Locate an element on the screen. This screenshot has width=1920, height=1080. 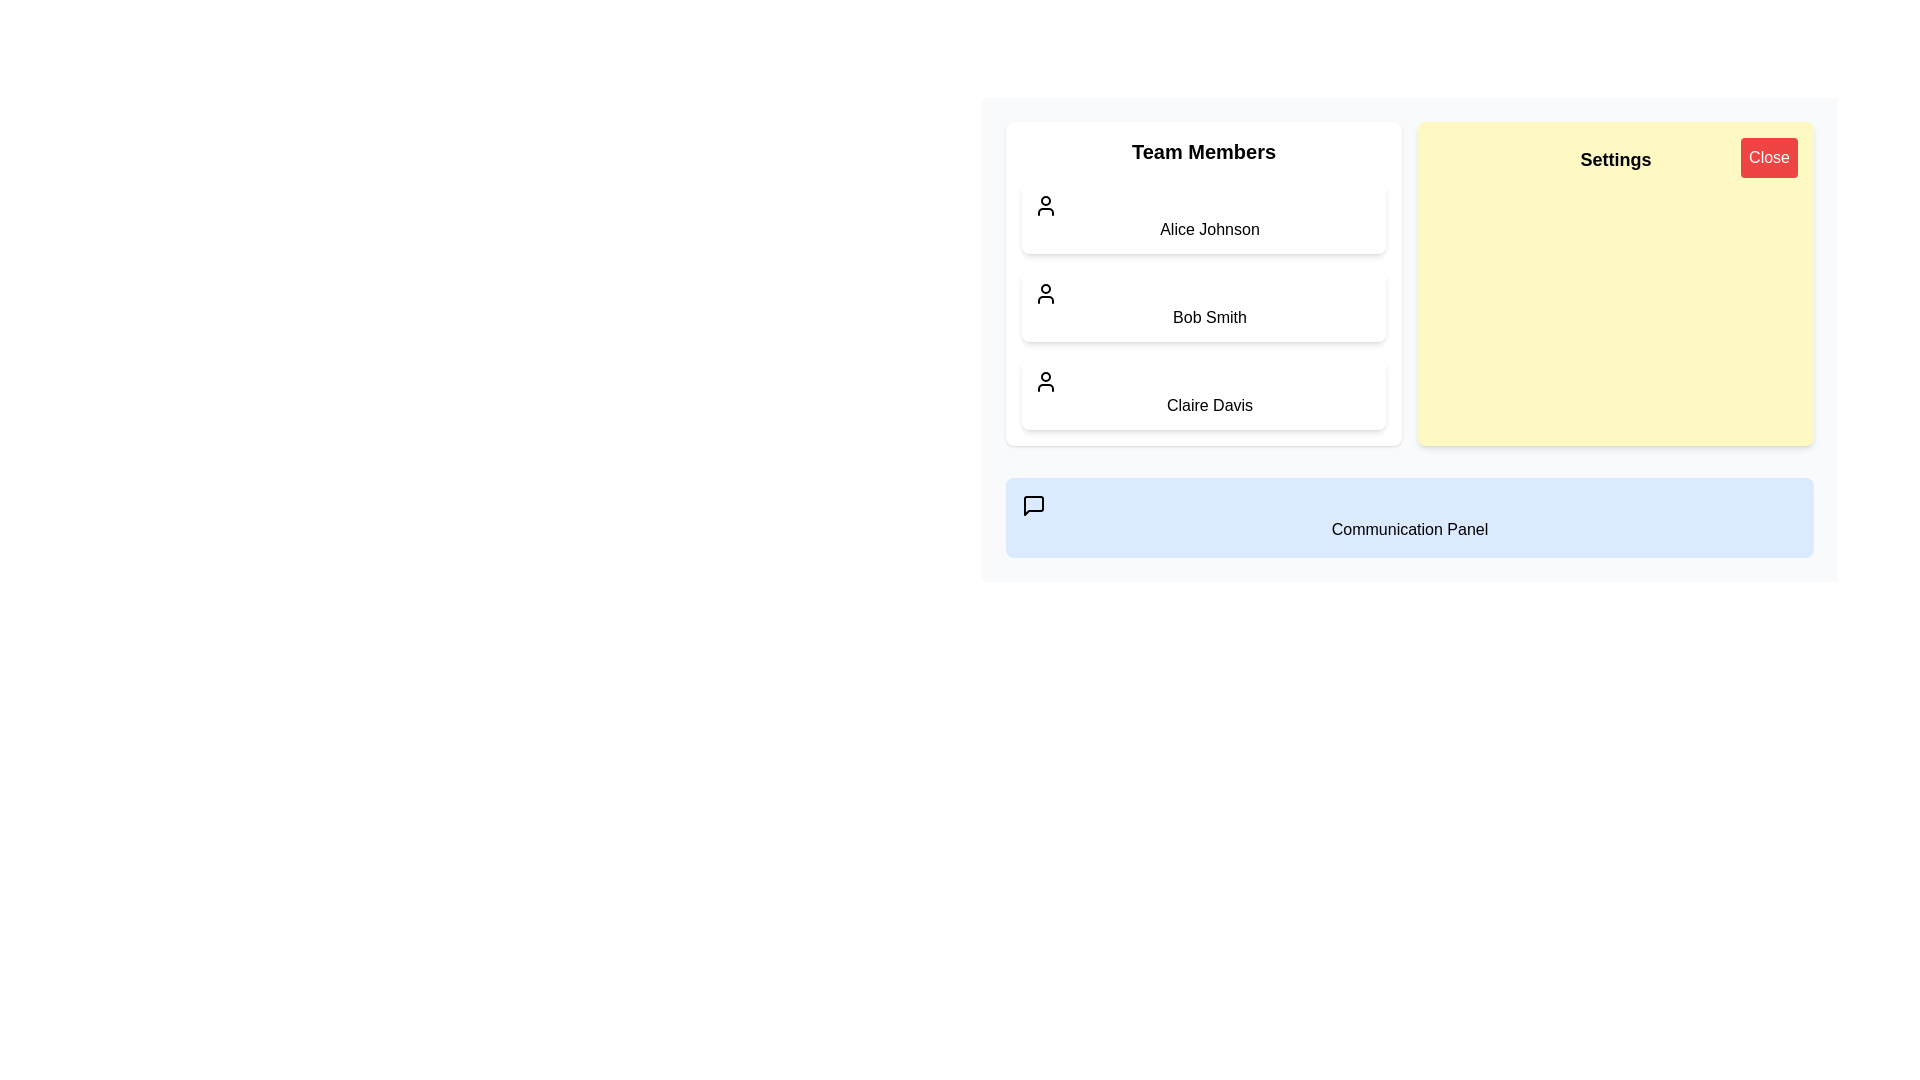
the bold 'Settings' text label, which is located at the top-left corner of a yellow content box, to interact with adjacent elements is located at coordinates (1616, 158).